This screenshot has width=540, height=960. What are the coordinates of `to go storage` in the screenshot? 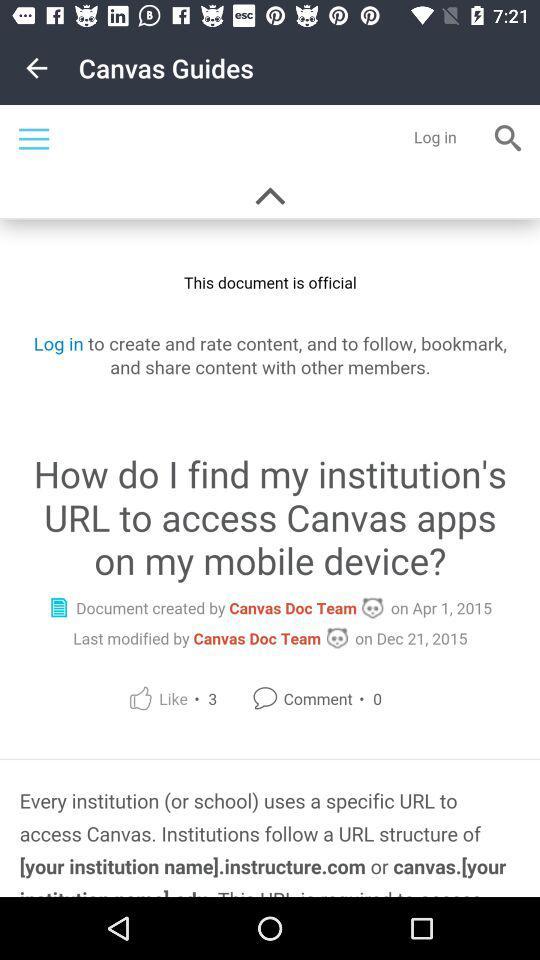 It's located at (270, 500).